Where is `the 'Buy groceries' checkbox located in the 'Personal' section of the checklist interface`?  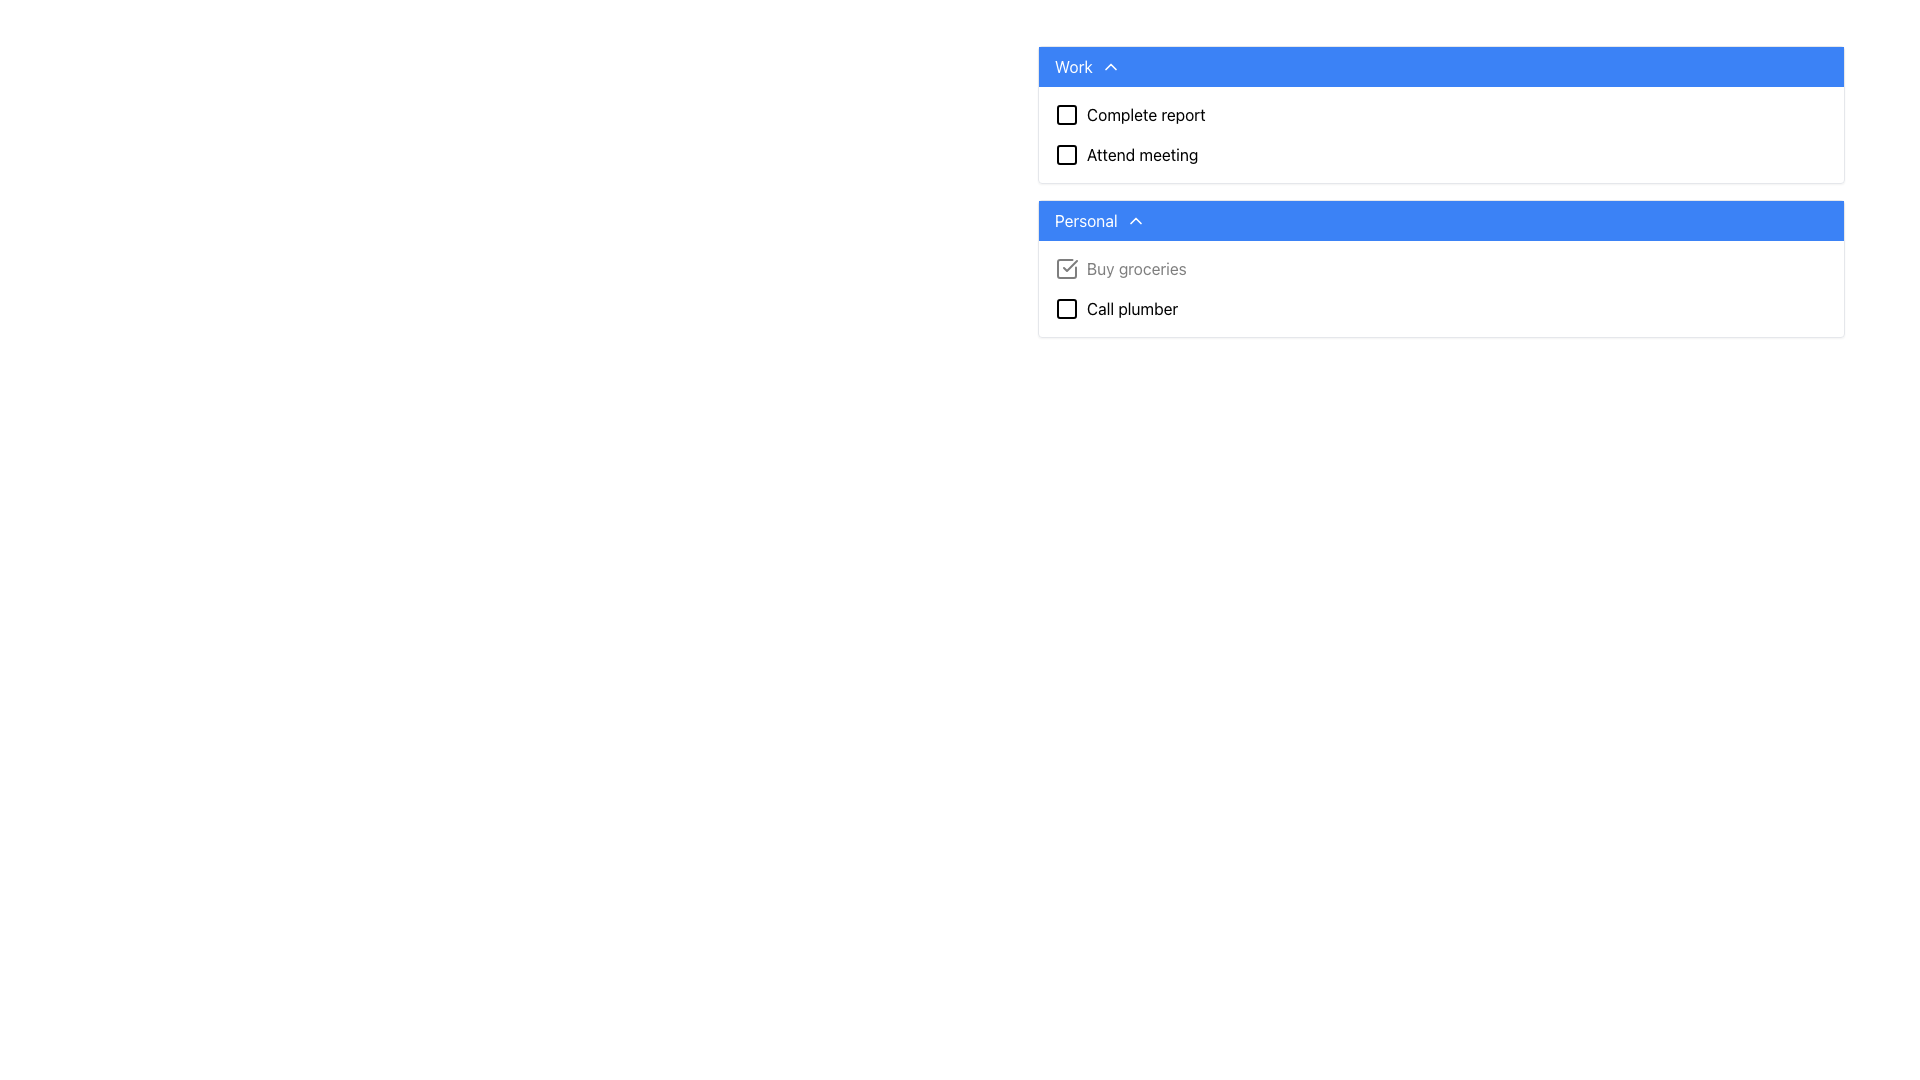 the 'Buy groceries' checkbox located in the 'Personal' section of the checklist interface is located at coordinates (1441, 268).